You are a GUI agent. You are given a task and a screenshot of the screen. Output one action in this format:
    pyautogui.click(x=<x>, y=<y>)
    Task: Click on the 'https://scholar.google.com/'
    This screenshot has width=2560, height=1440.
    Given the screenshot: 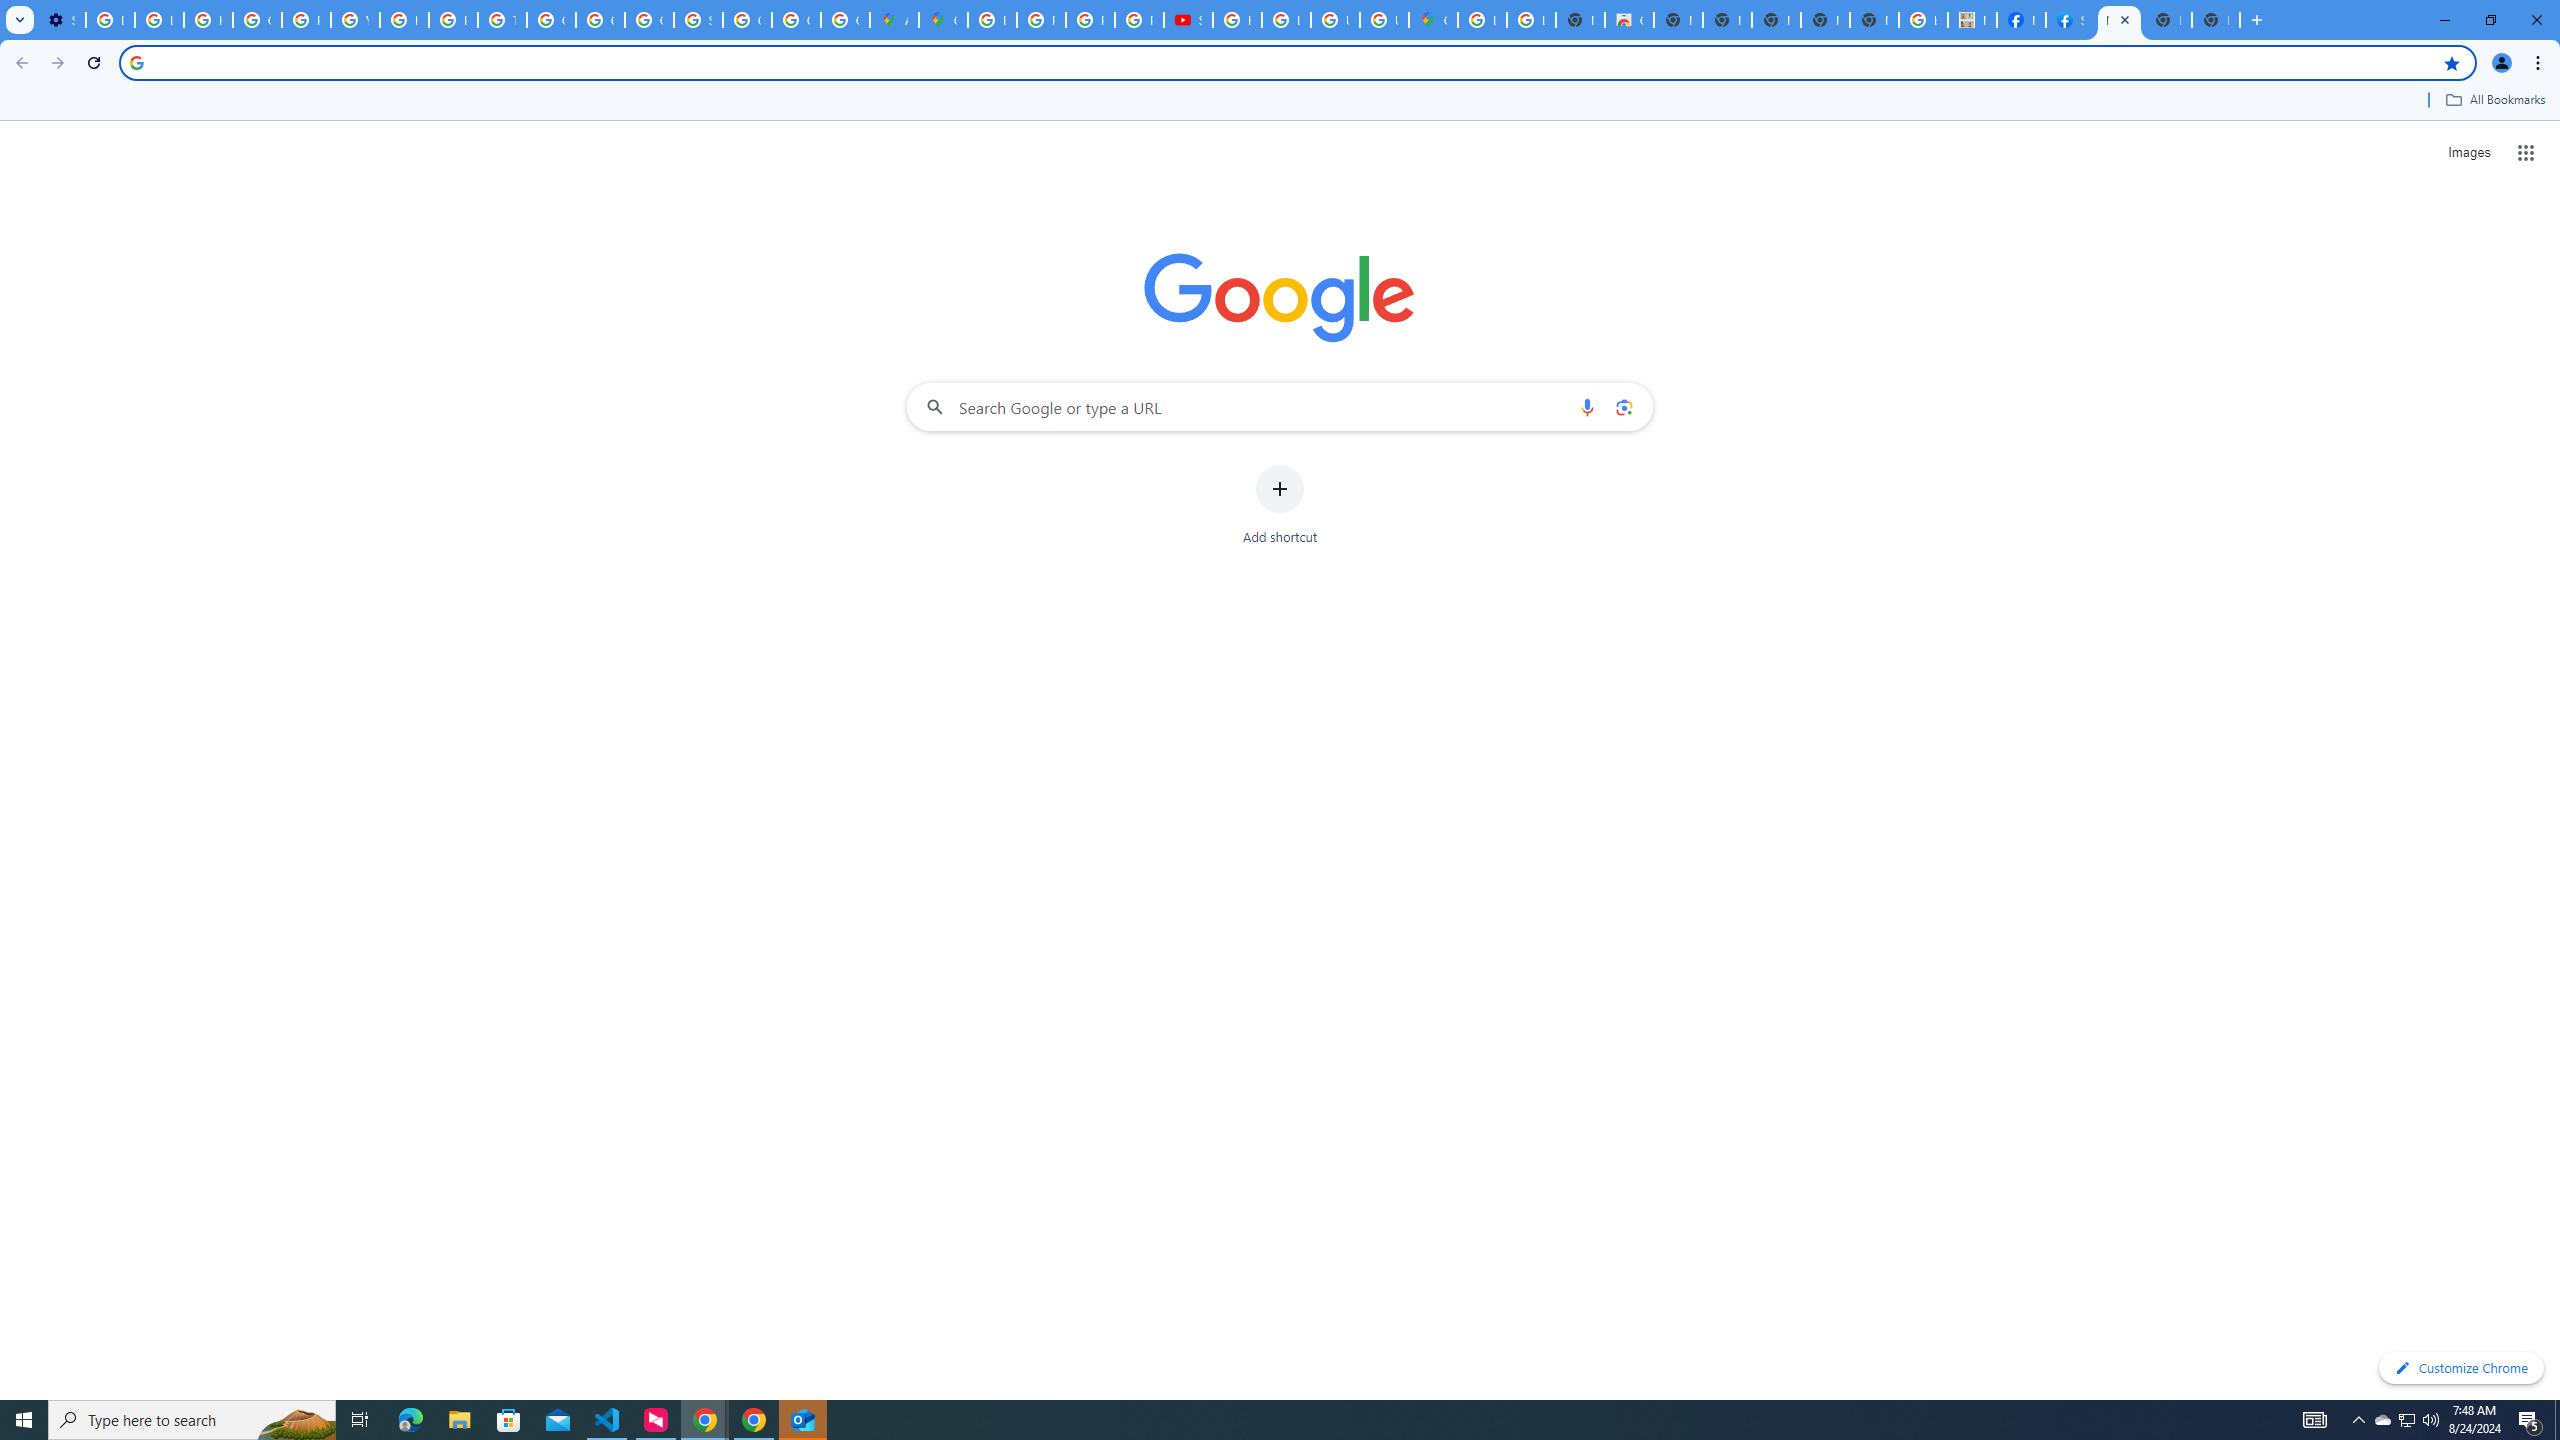 What is the action you would take?
    pyautogui.click(x=403, y=19)
    